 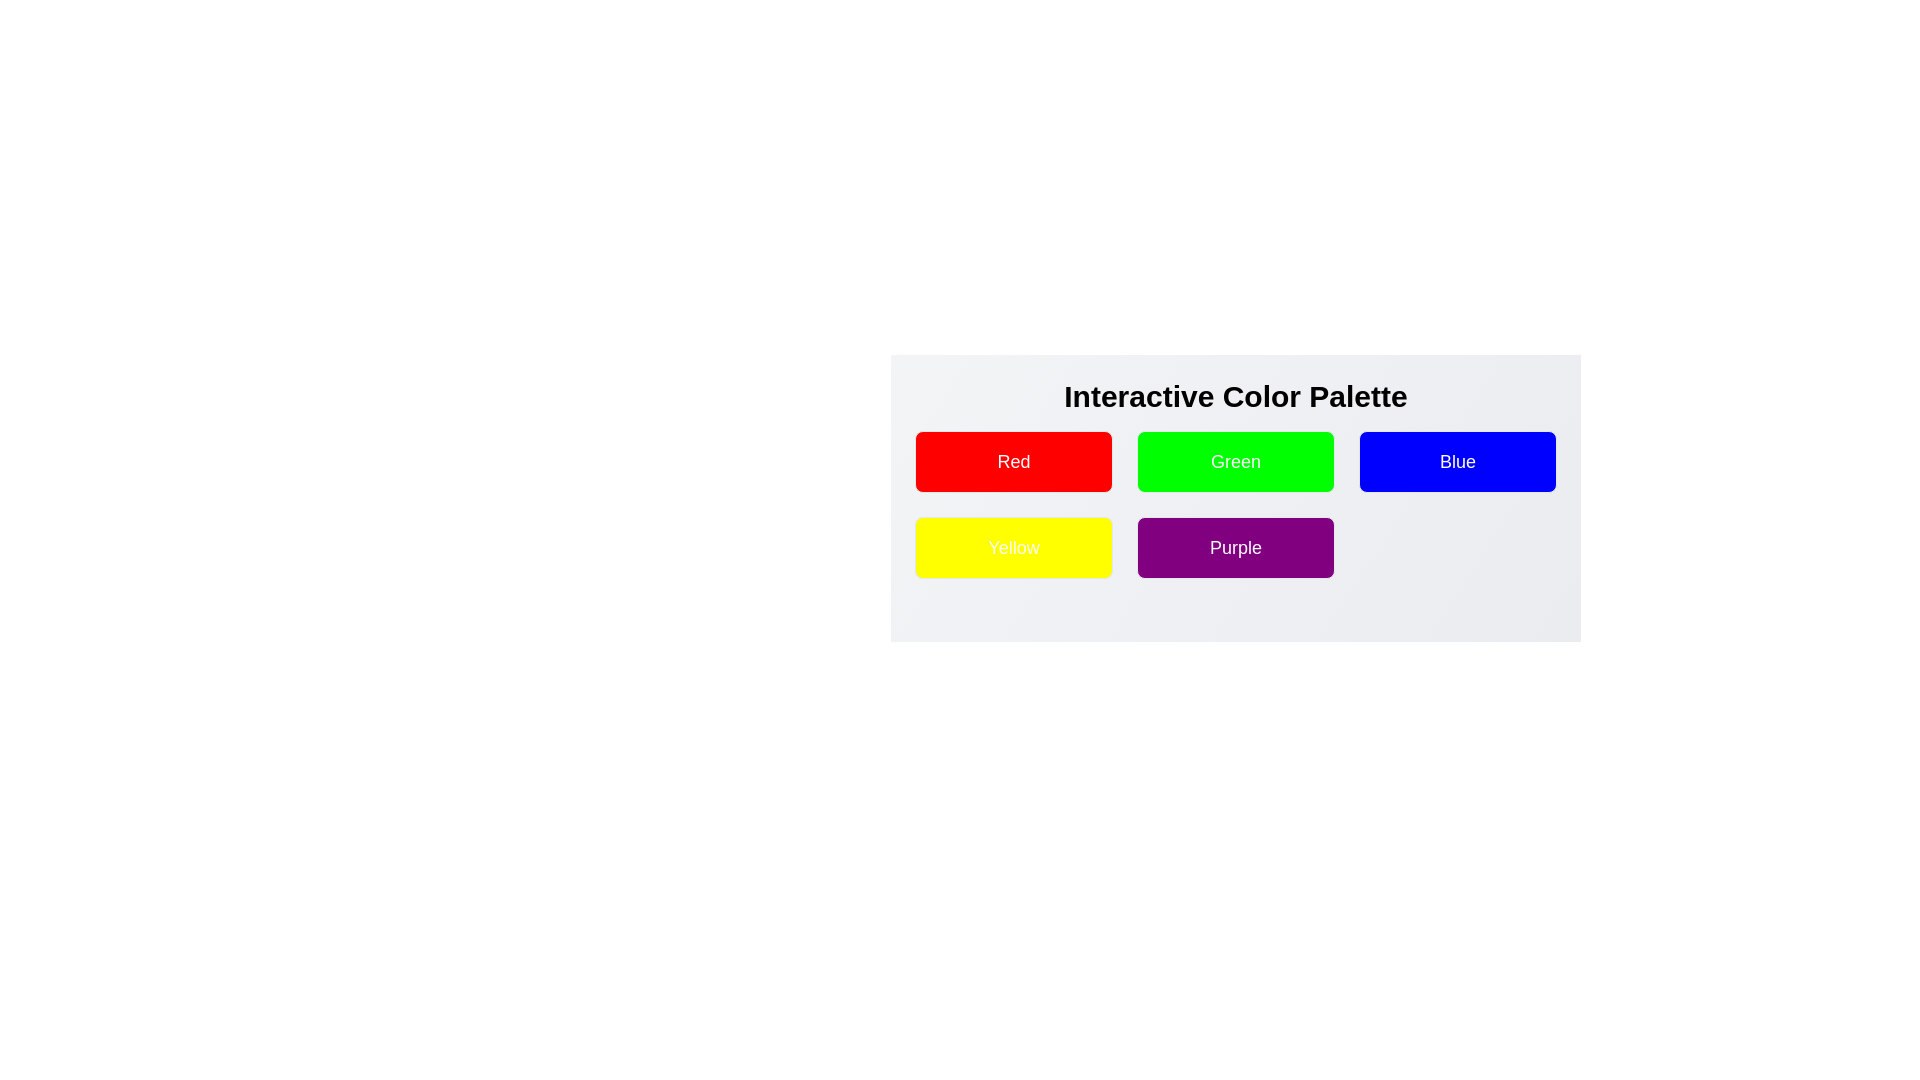 I want to click on the rectangular button with rounded corners and a bright yellow background labeled 'Yellow', located in the second row and first column of the button grid, so click(x=1013, y=547).